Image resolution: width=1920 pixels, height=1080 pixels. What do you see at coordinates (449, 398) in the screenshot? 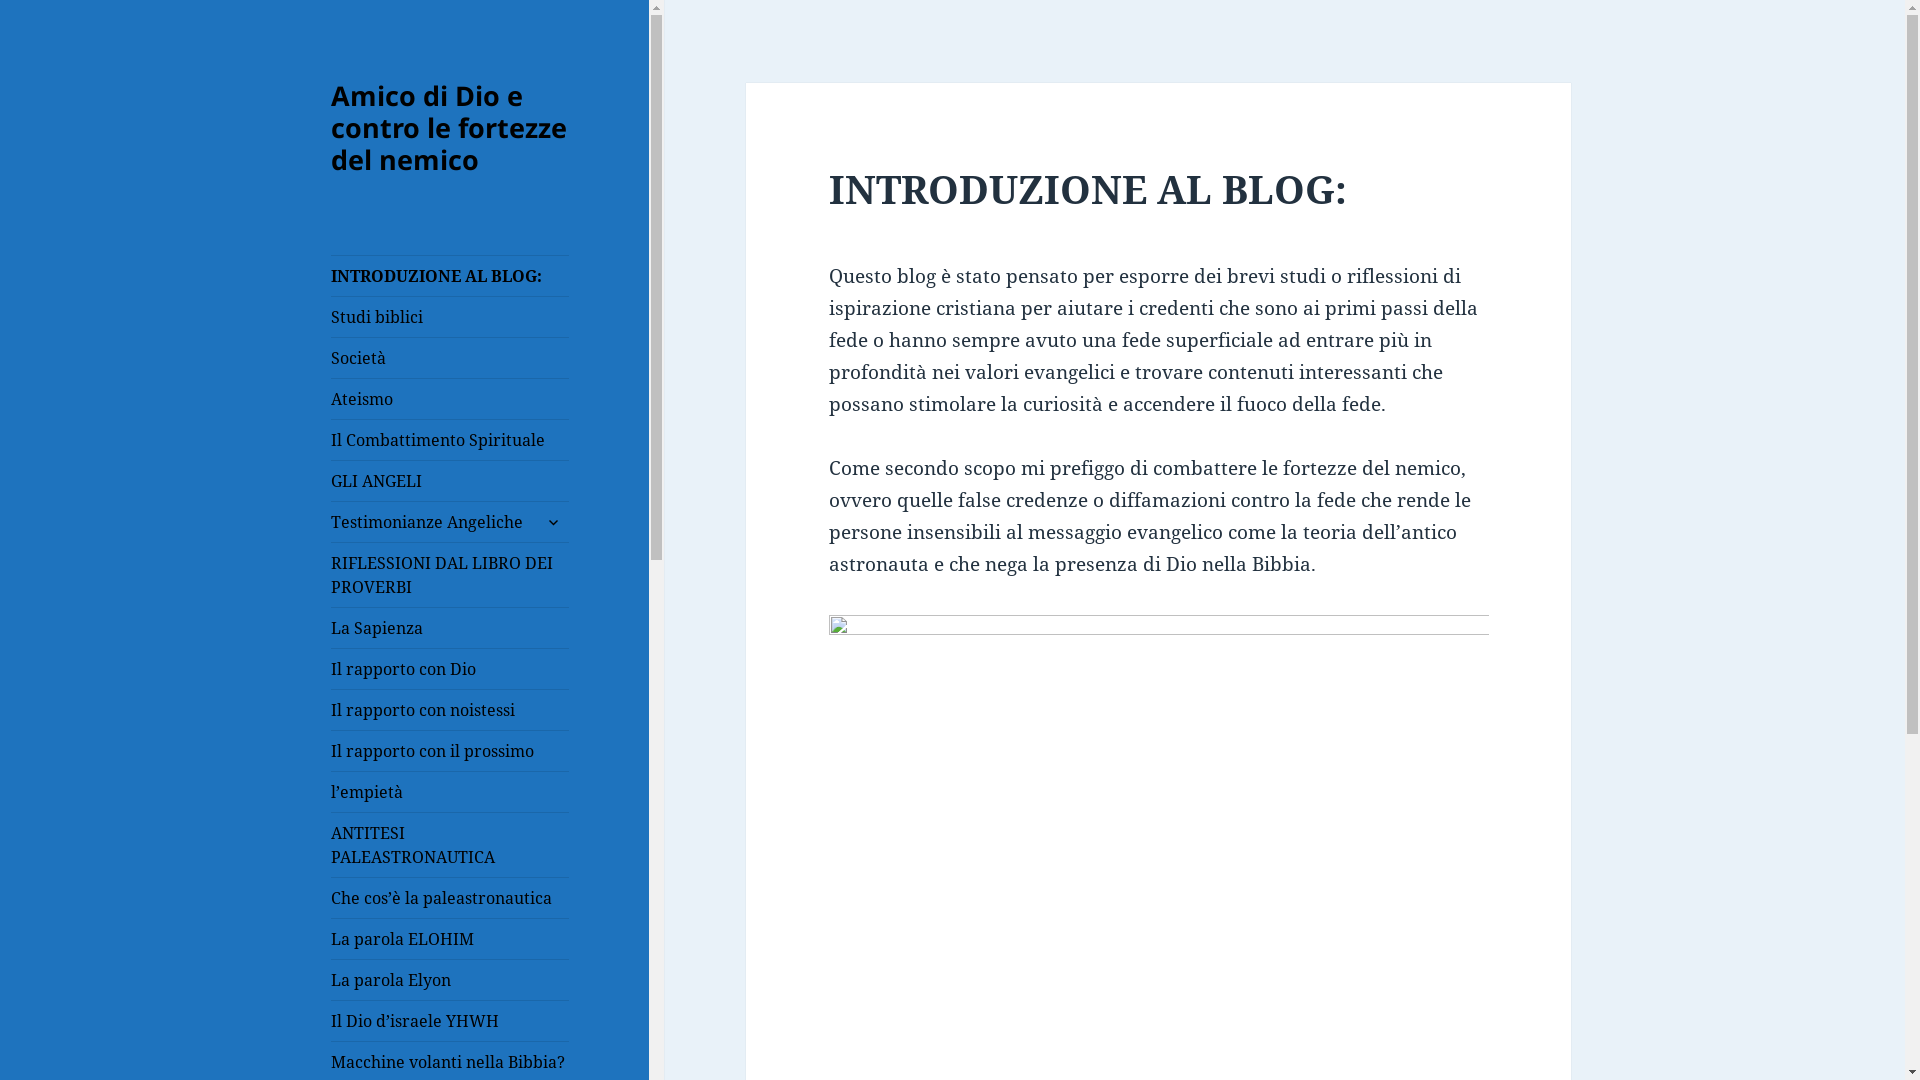
I see `'Ateismo'` at bounding box center [449, 398].